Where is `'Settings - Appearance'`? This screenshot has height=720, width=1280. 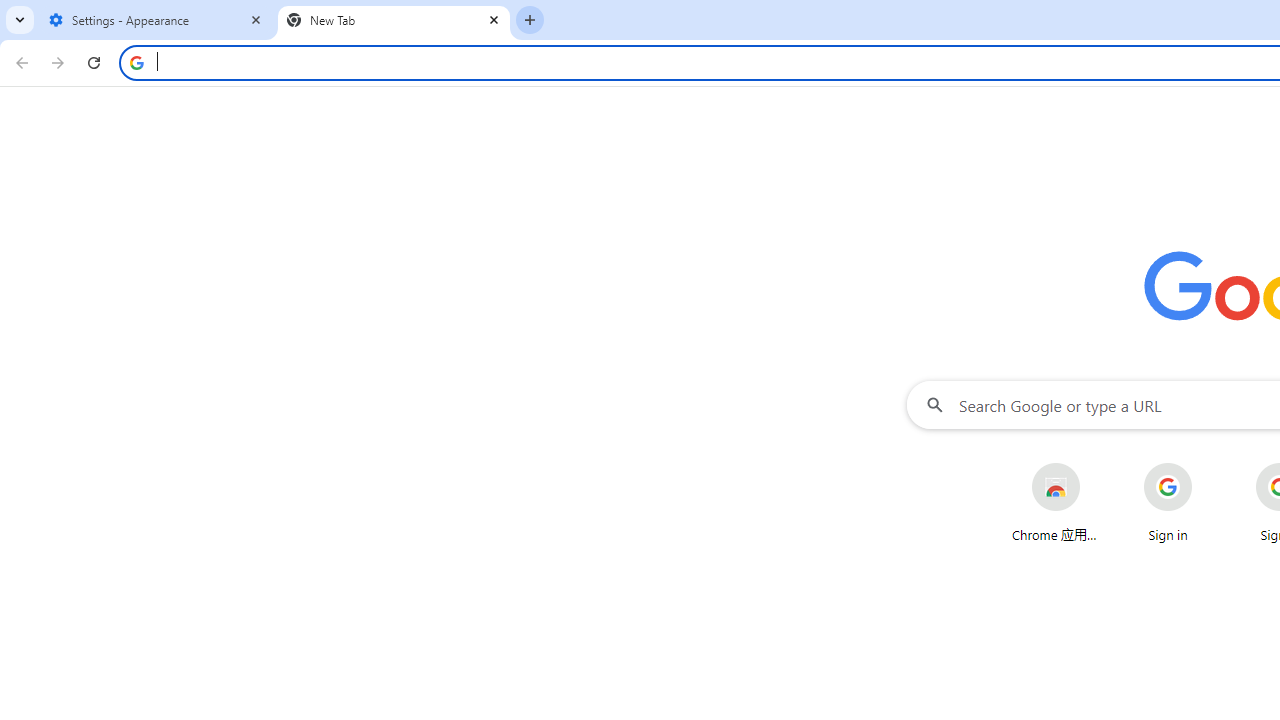 'Settings - Appearance' is located at coordinates (155, 20).